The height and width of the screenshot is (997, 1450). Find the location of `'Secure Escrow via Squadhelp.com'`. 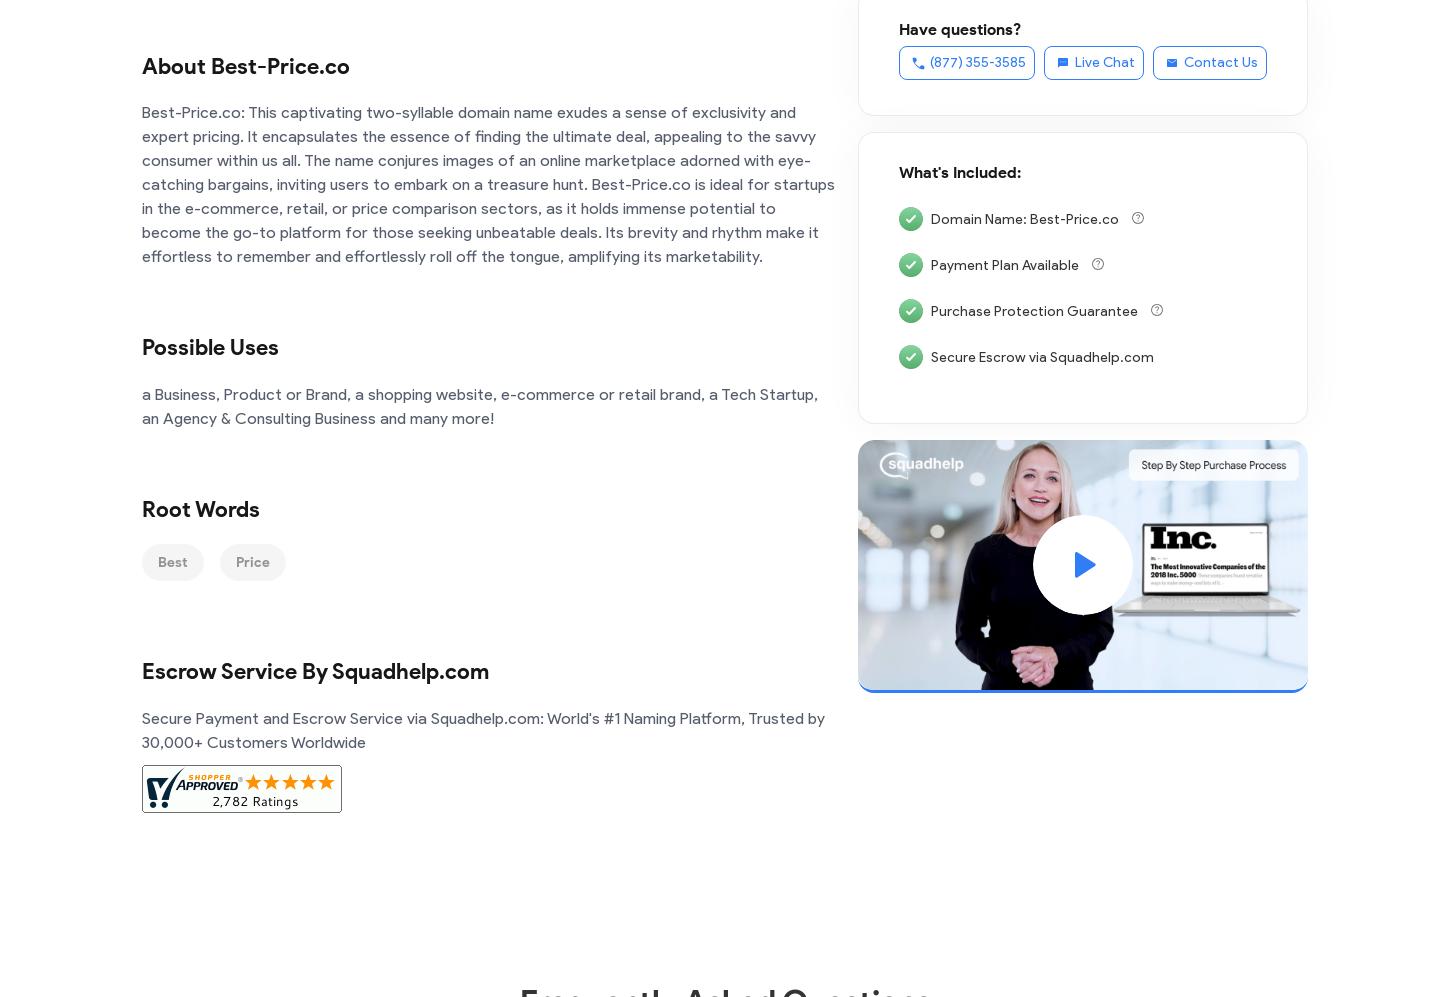

'Secure Escrow via Squadhelp.com' is located at coordinates (930, 355).